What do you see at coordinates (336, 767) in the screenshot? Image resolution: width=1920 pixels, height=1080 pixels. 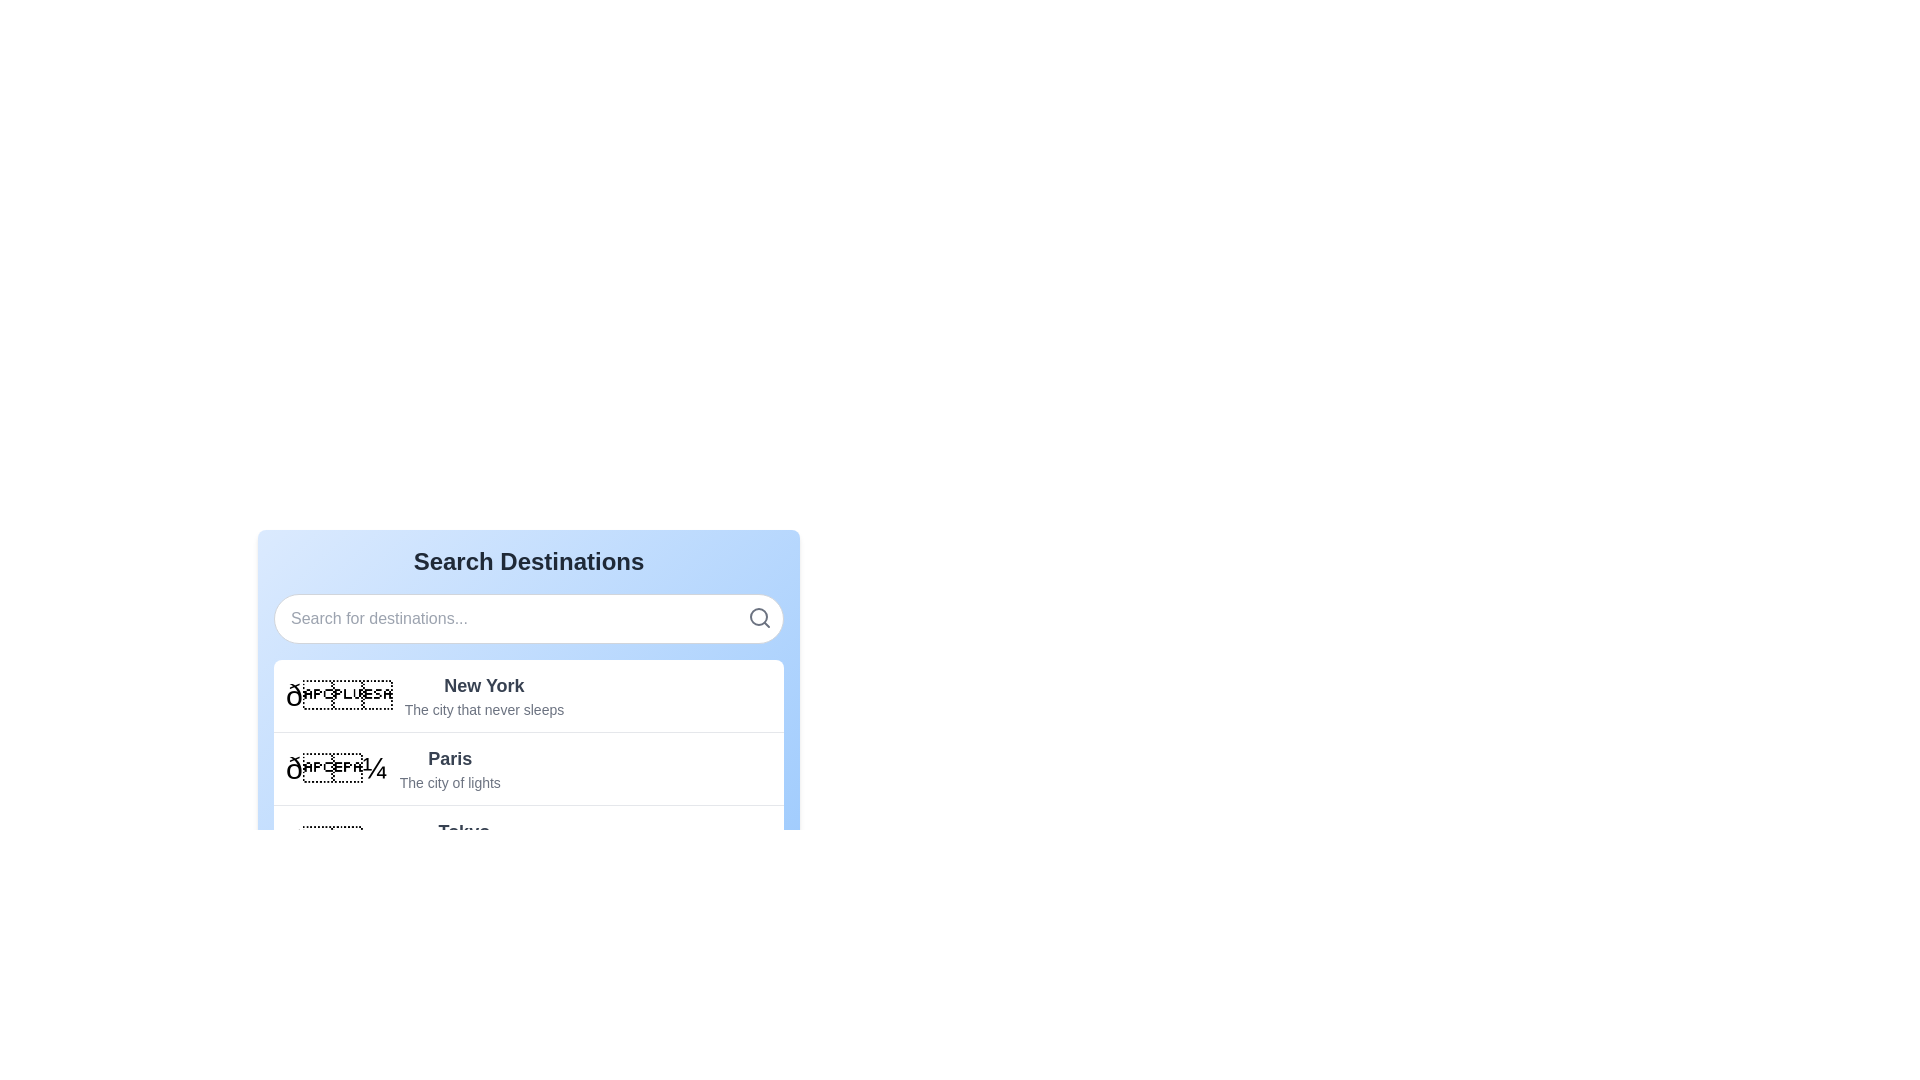 I see `the decorative emoji located to the left of the list item referencing 'Paris - The city of lights.'` at bounding box center [336, 767].